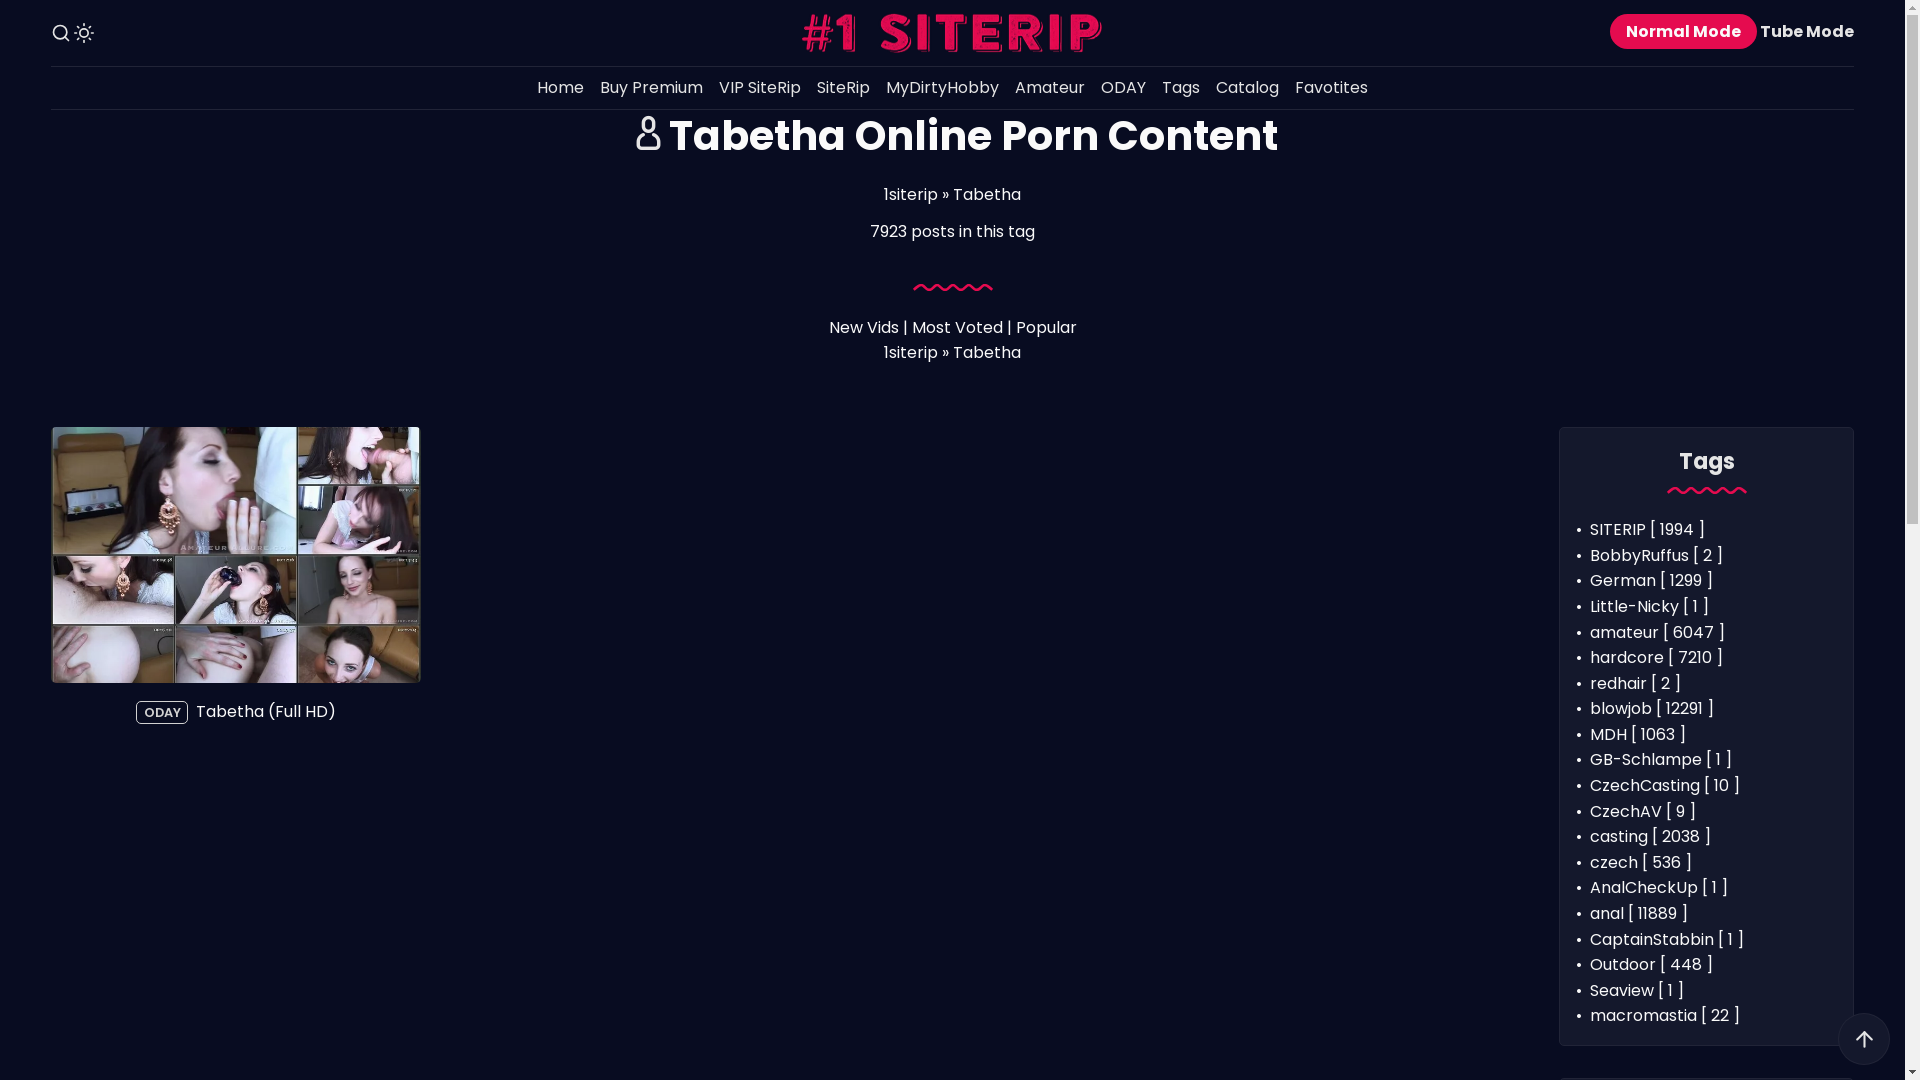 This screenshot has width=1920, height=1080. What do you see at coordinates (1806, 31) in the screenshot?
I see `'Tube Mode'` at bounding box center [1806, 31].